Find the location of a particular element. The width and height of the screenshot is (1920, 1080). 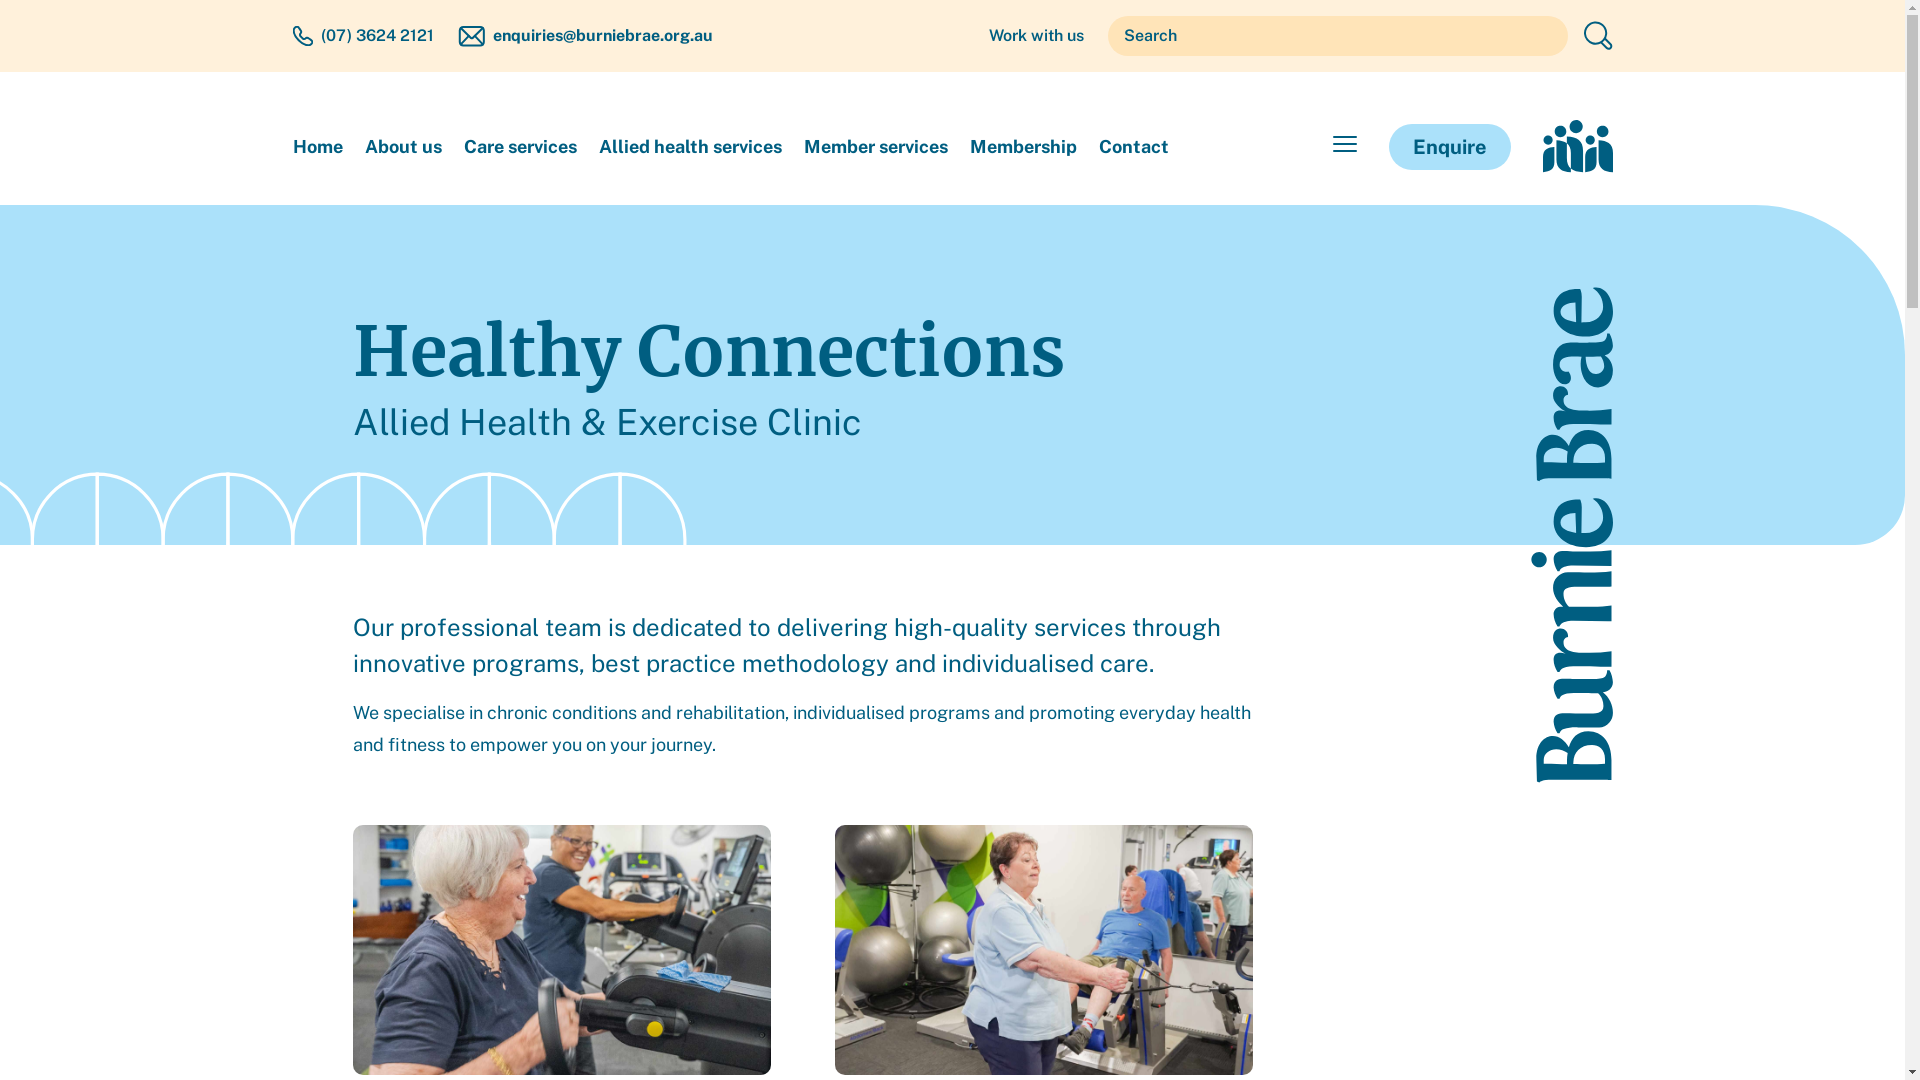

'Allied health services' is located at coordinates (689, 145).